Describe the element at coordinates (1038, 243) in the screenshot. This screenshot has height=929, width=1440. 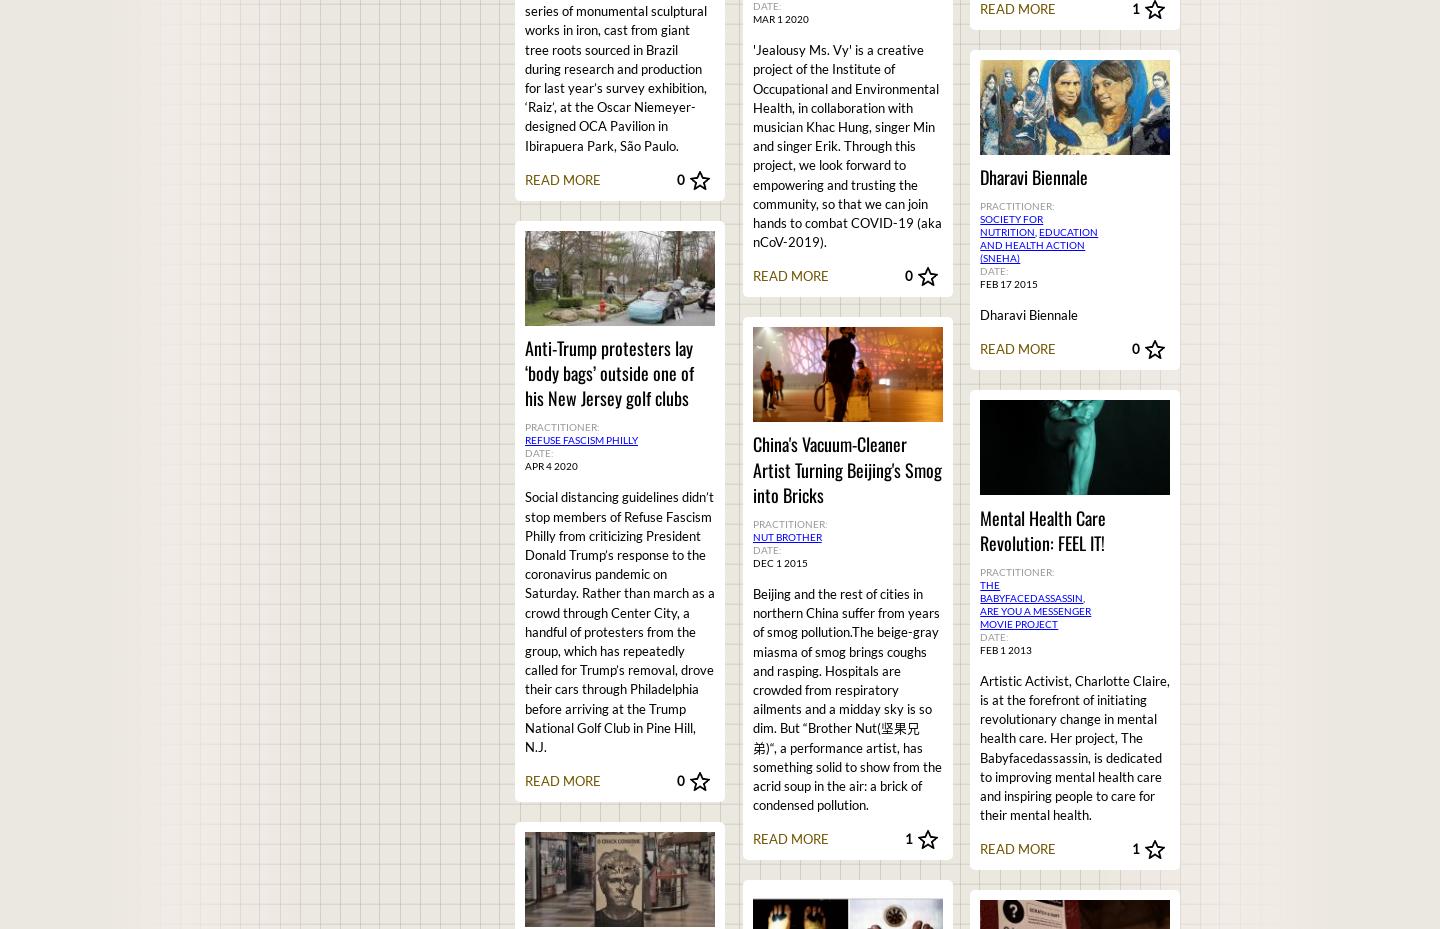
I see `'Education and Health Action (SNEHA)'` at that location.